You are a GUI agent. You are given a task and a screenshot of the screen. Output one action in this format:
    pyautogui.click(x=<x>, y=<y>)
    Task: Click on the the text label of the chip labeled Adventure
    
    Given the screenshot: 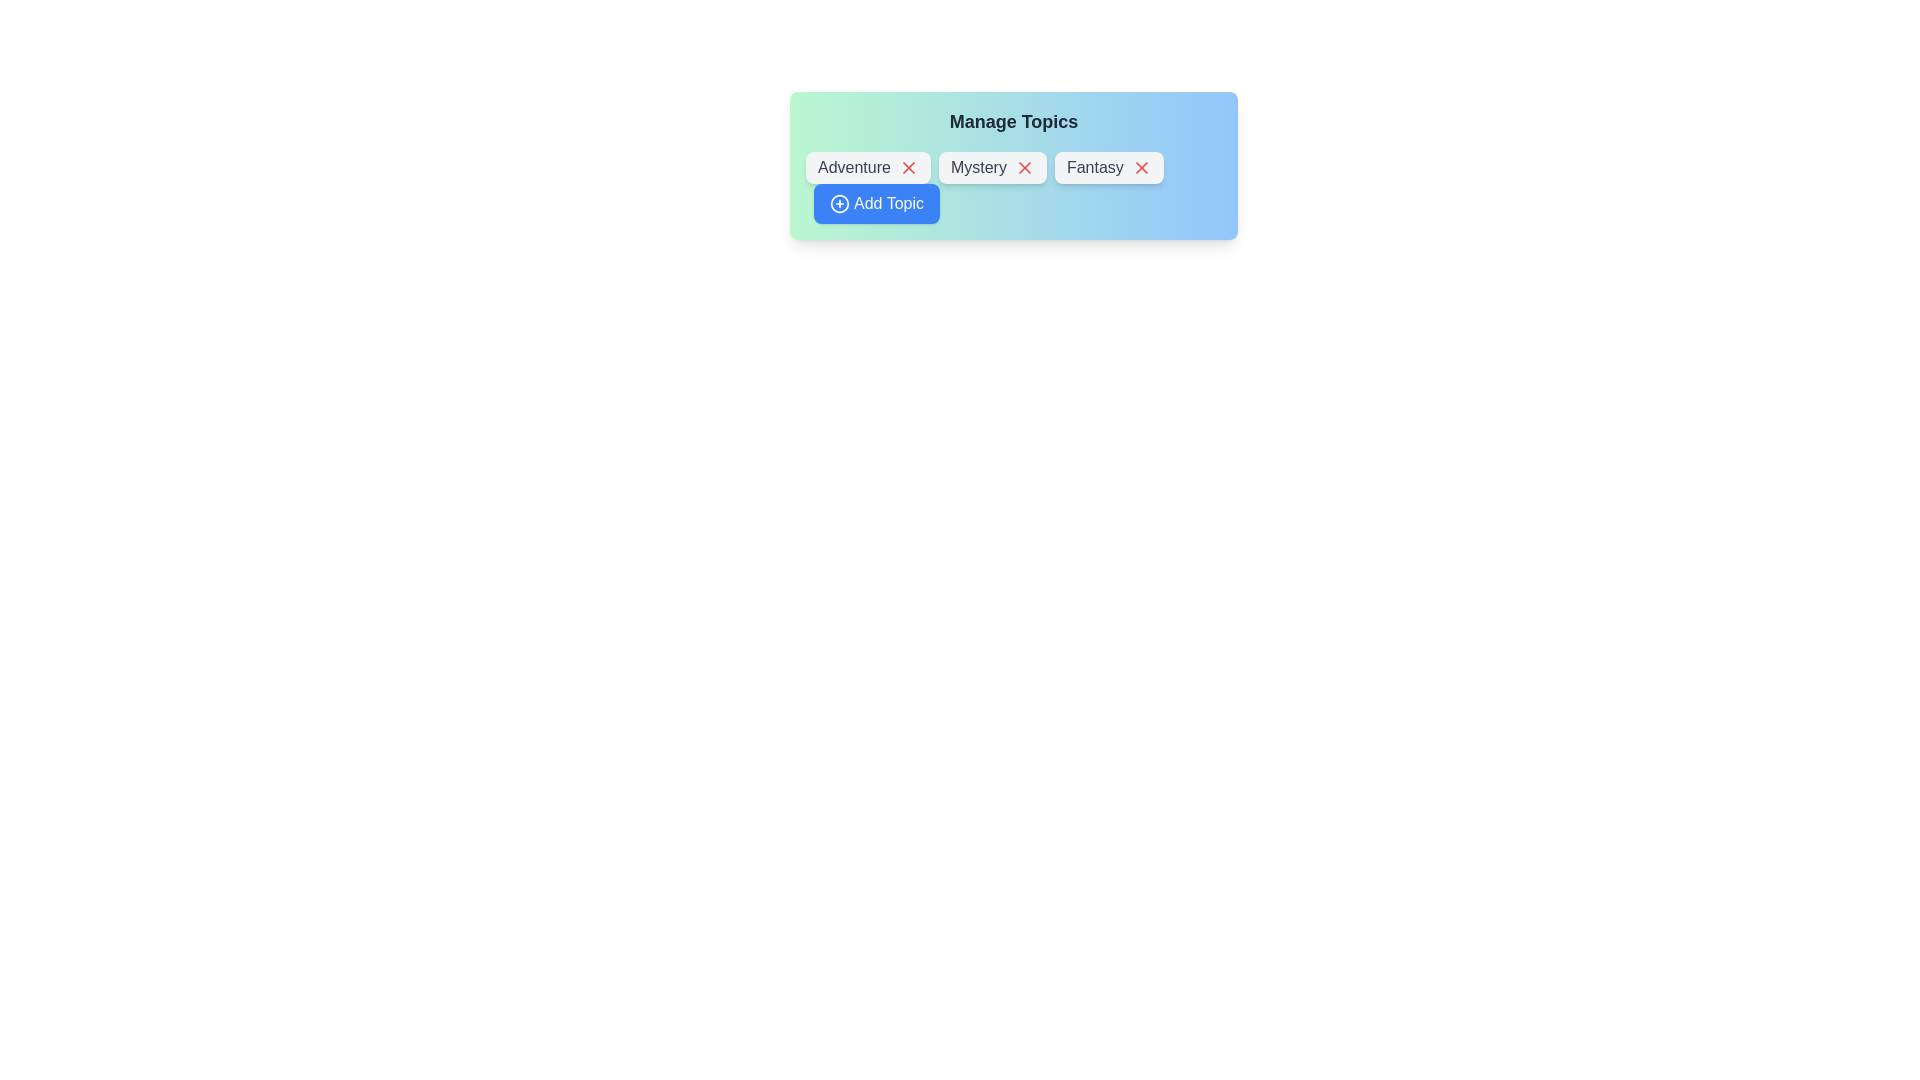 What is the action you would take?
    pyautogui.click(x=868, y=167)
    